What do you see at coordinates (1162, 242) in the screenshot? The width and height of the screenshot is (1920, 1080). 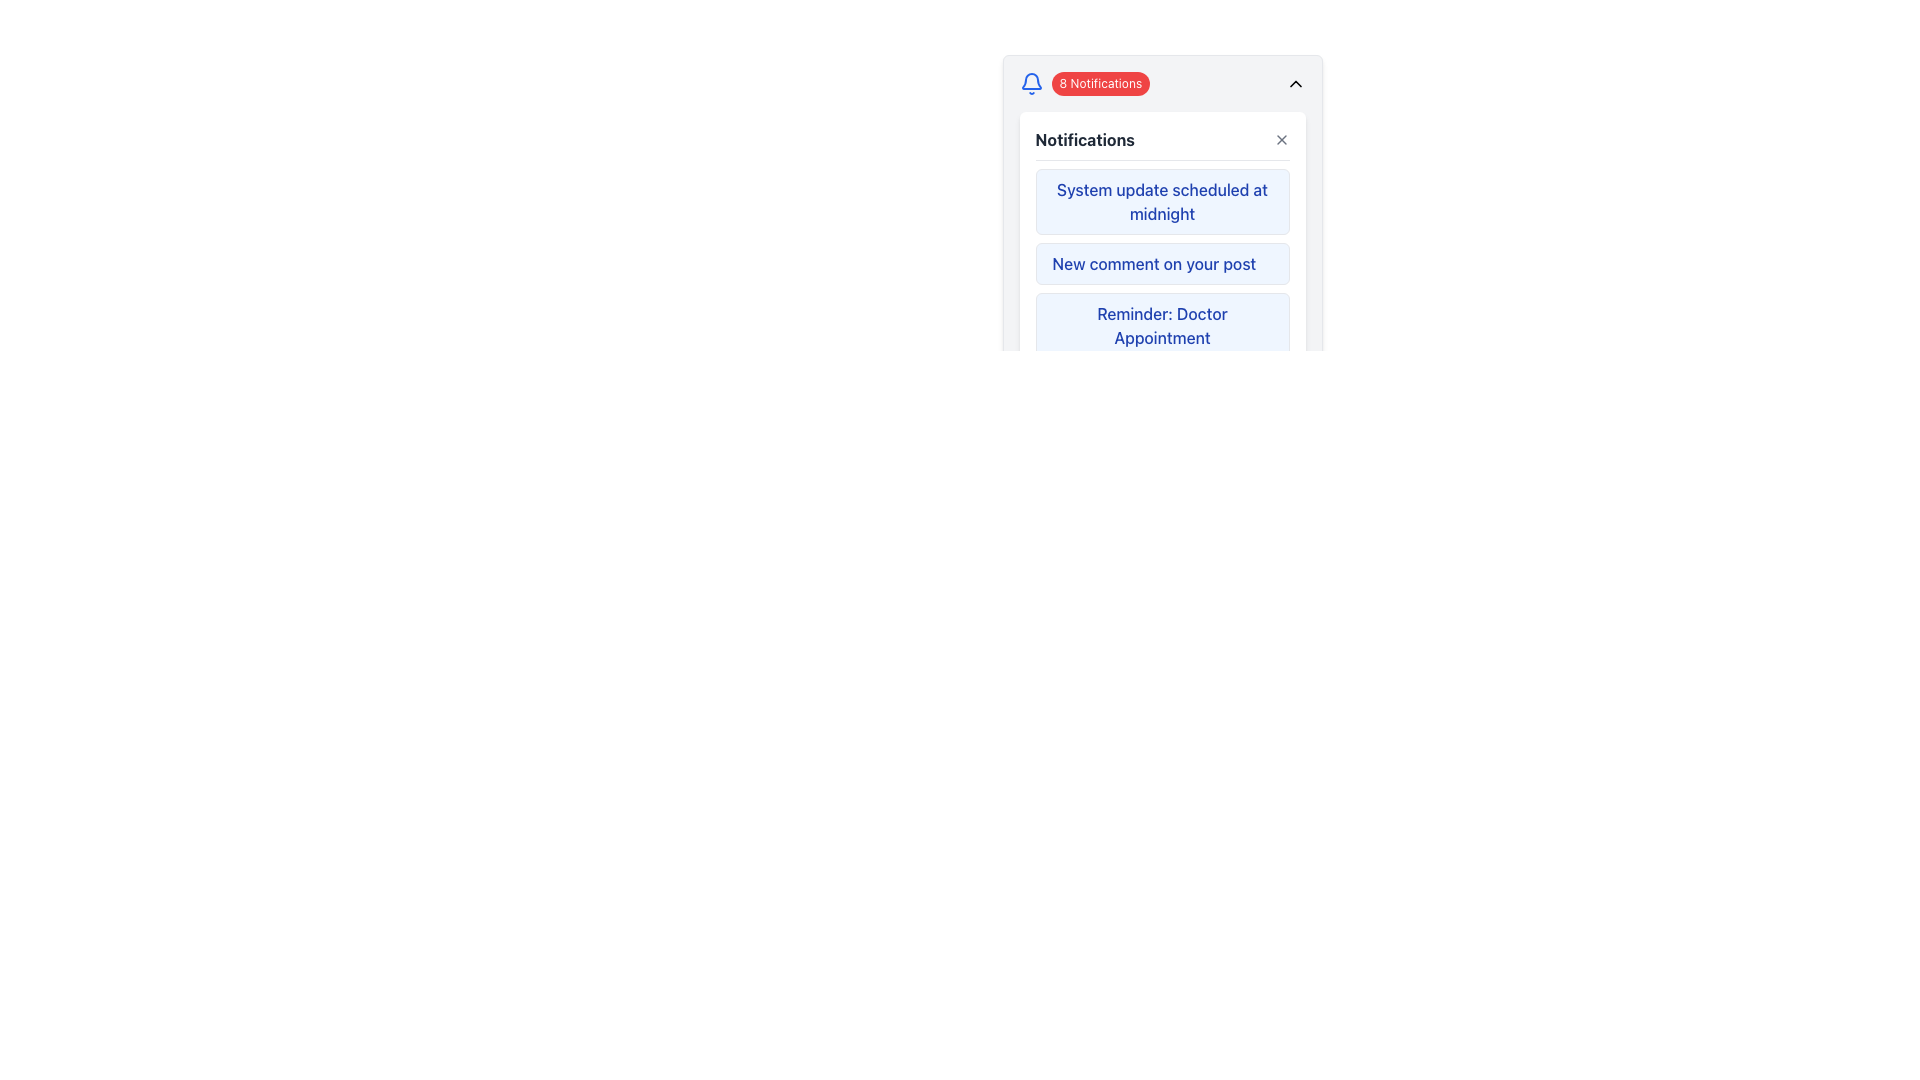 I see `the notifications panel, which displays recent or important notices, located centrally beneath a red-labeled notifications badge with a bell icon` at bounding box center [1162, 242].